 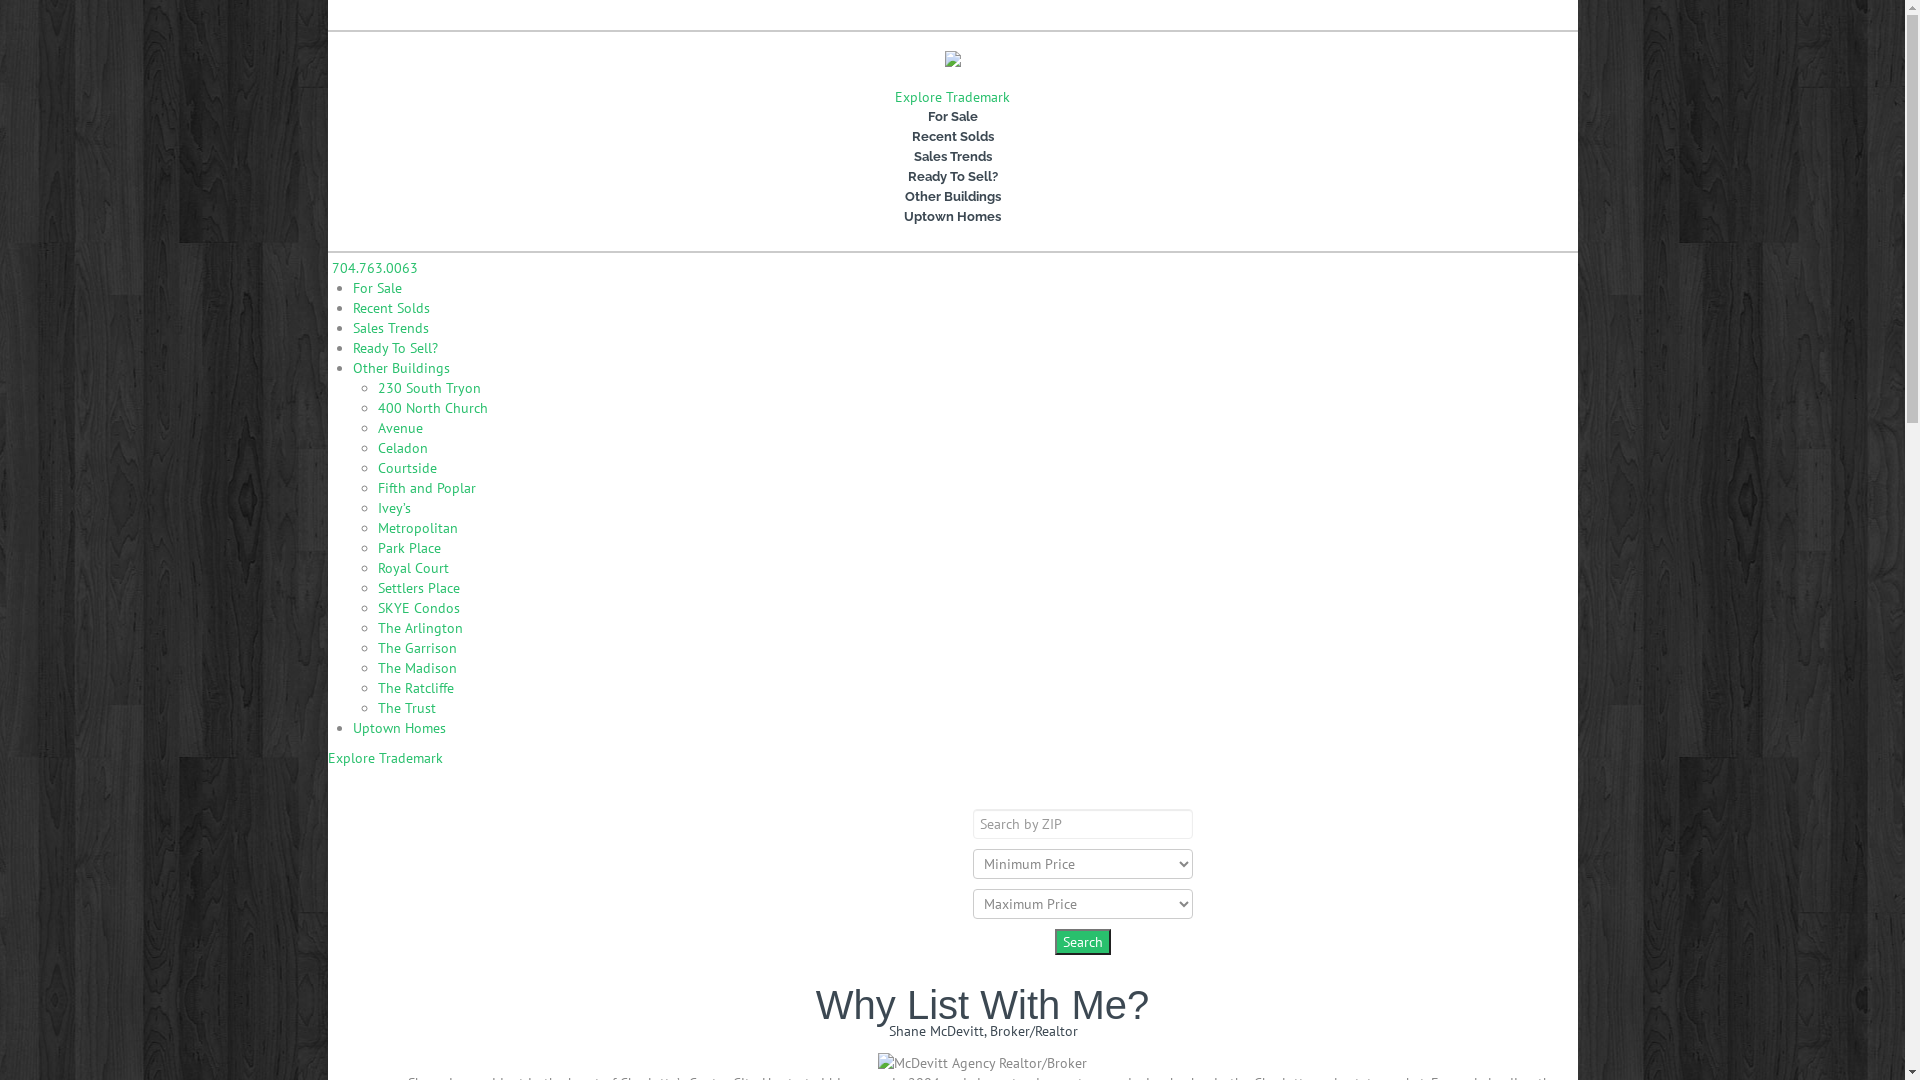 I want to click on 'Other Buildings', so click(x=952, y=196).